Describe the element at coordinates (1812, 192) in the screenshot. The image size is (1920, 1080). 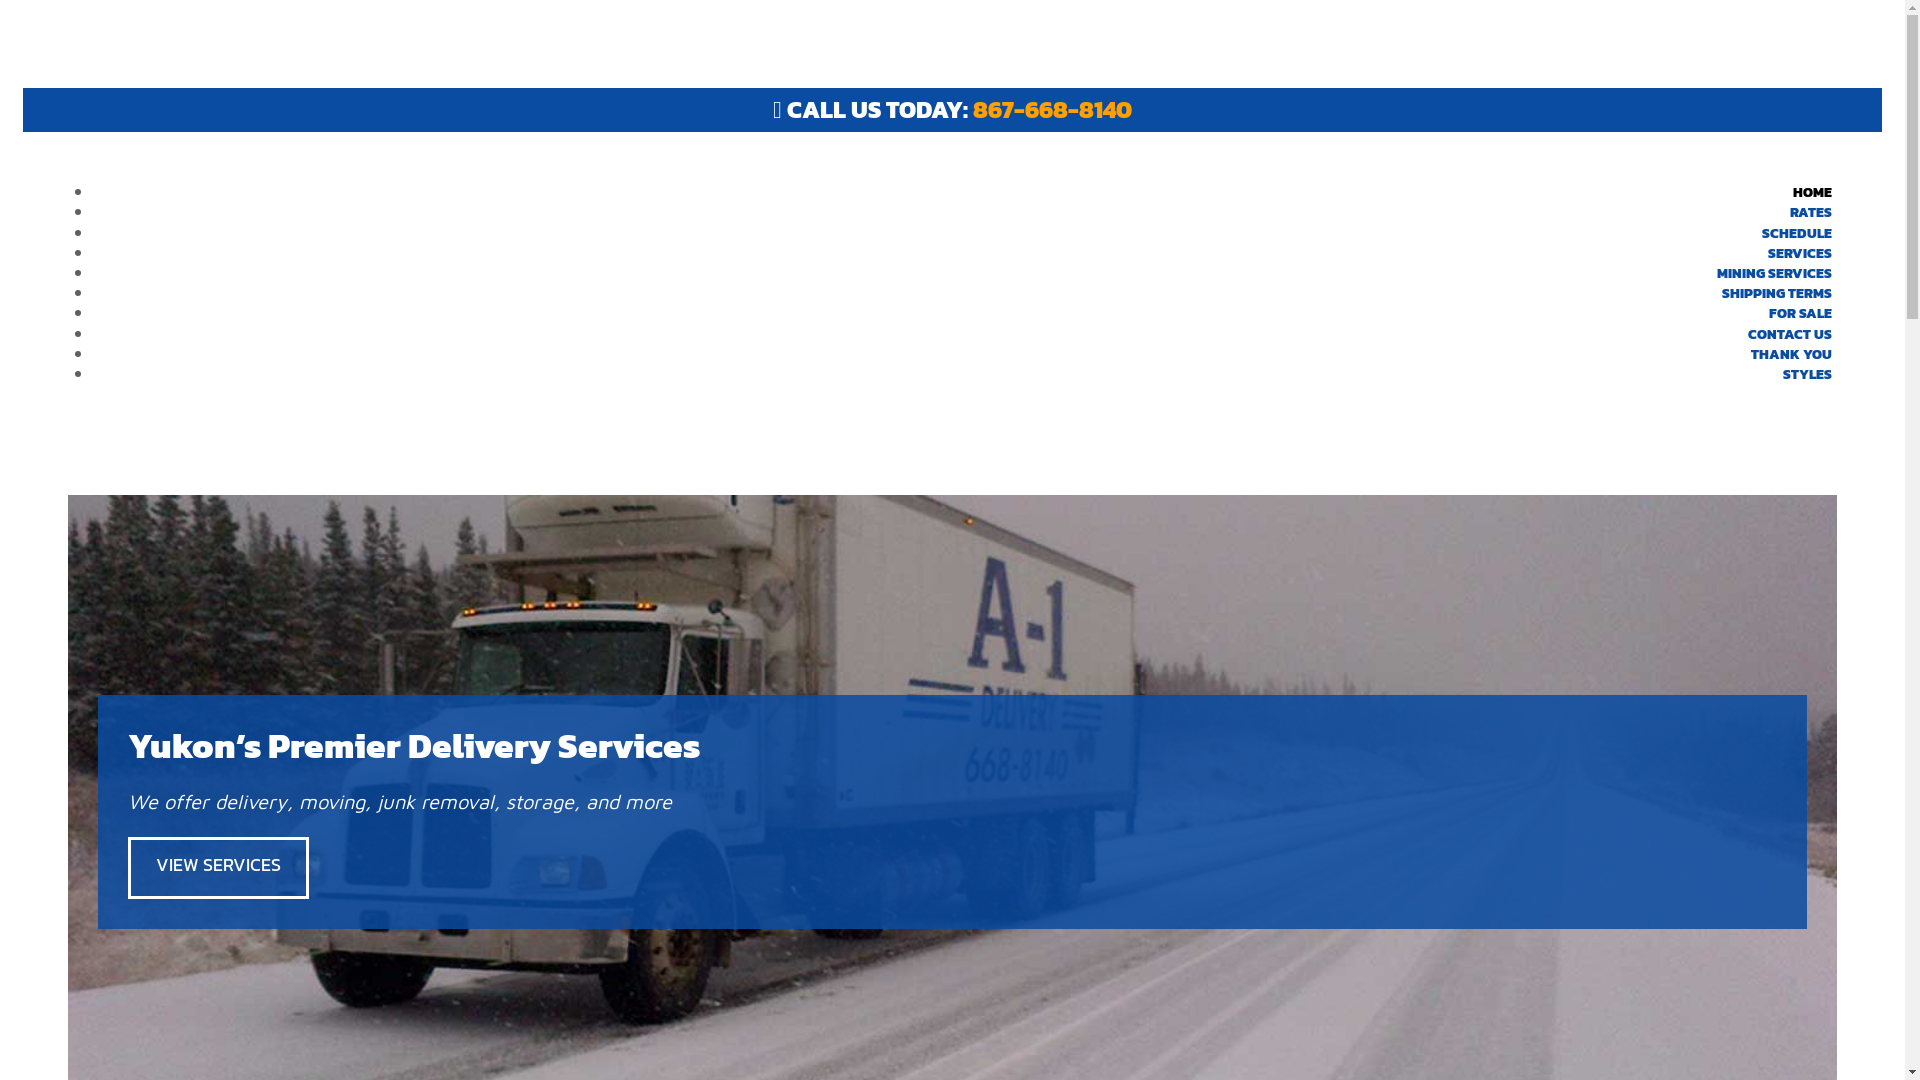
I see `'HOME'` at that location.